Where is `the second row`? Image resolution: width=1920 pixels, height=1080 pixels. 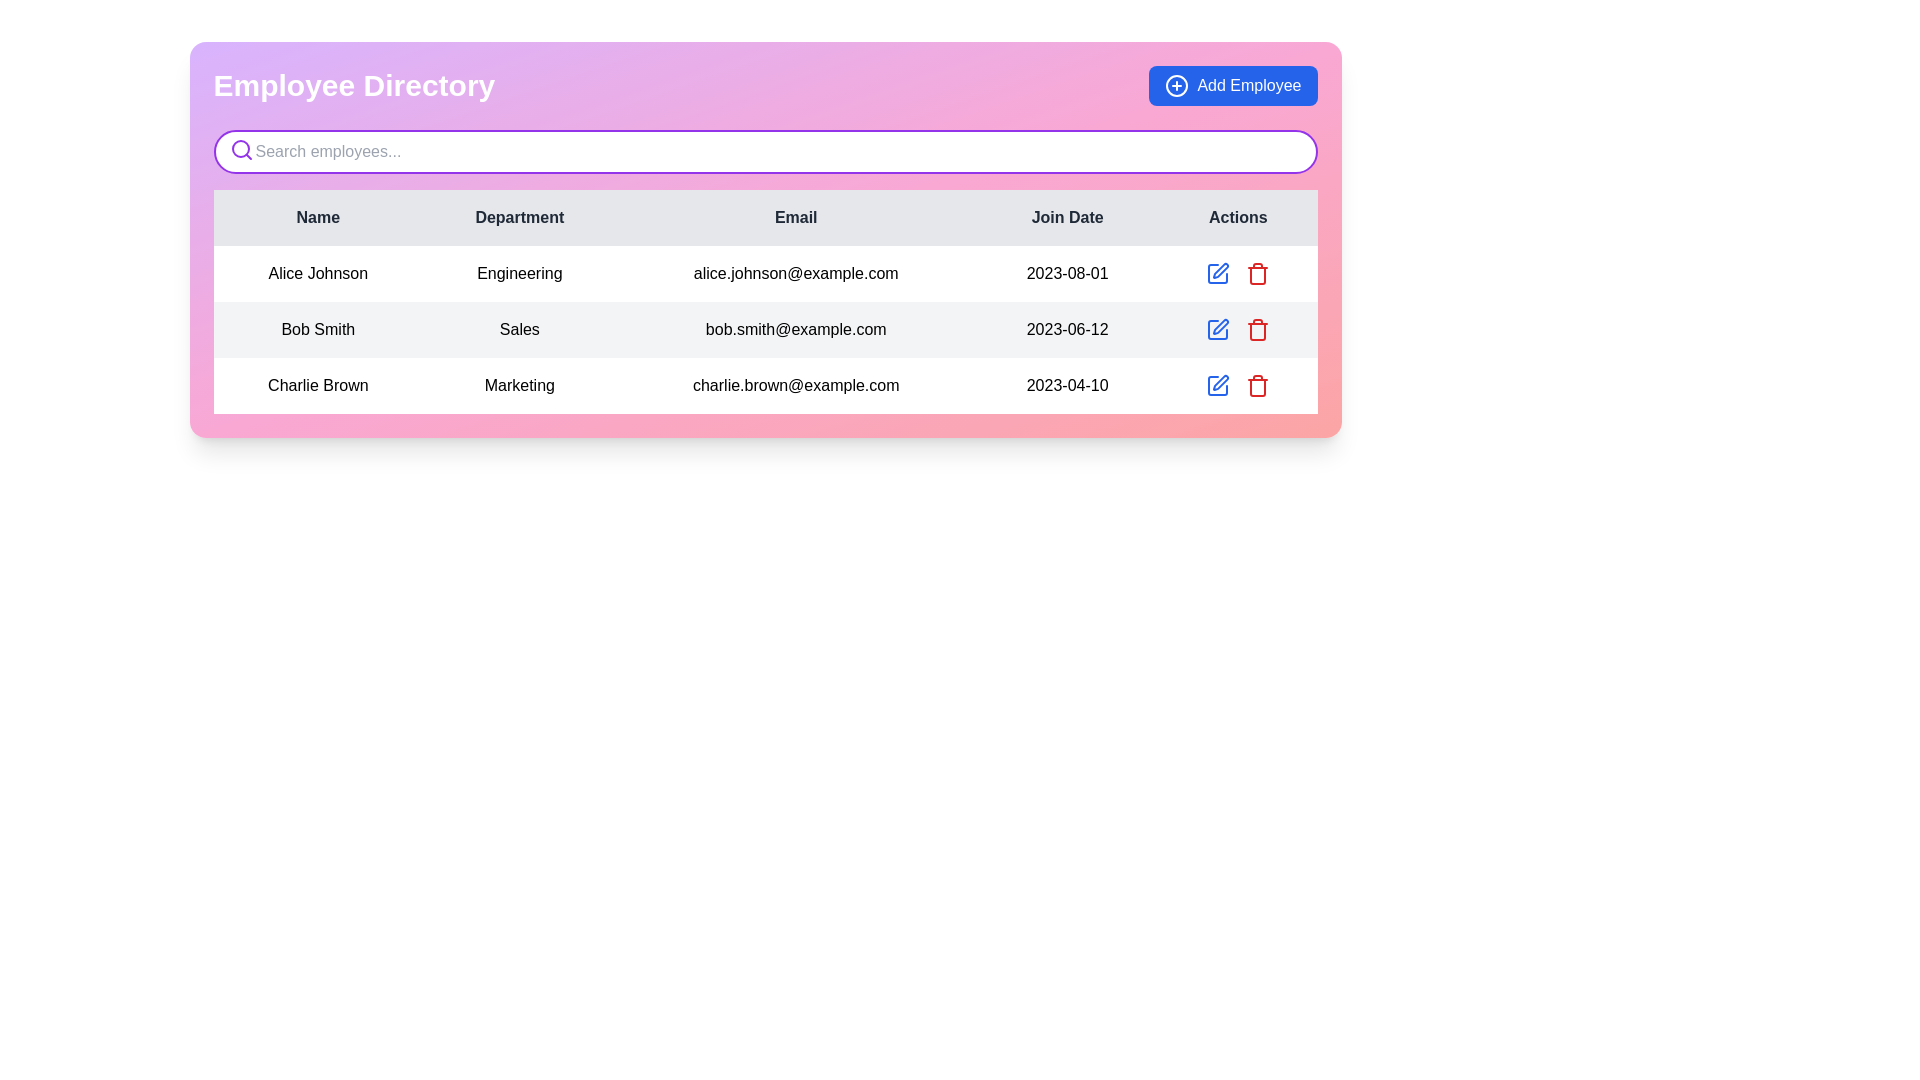
the second row is located at coordinates (764, 329).